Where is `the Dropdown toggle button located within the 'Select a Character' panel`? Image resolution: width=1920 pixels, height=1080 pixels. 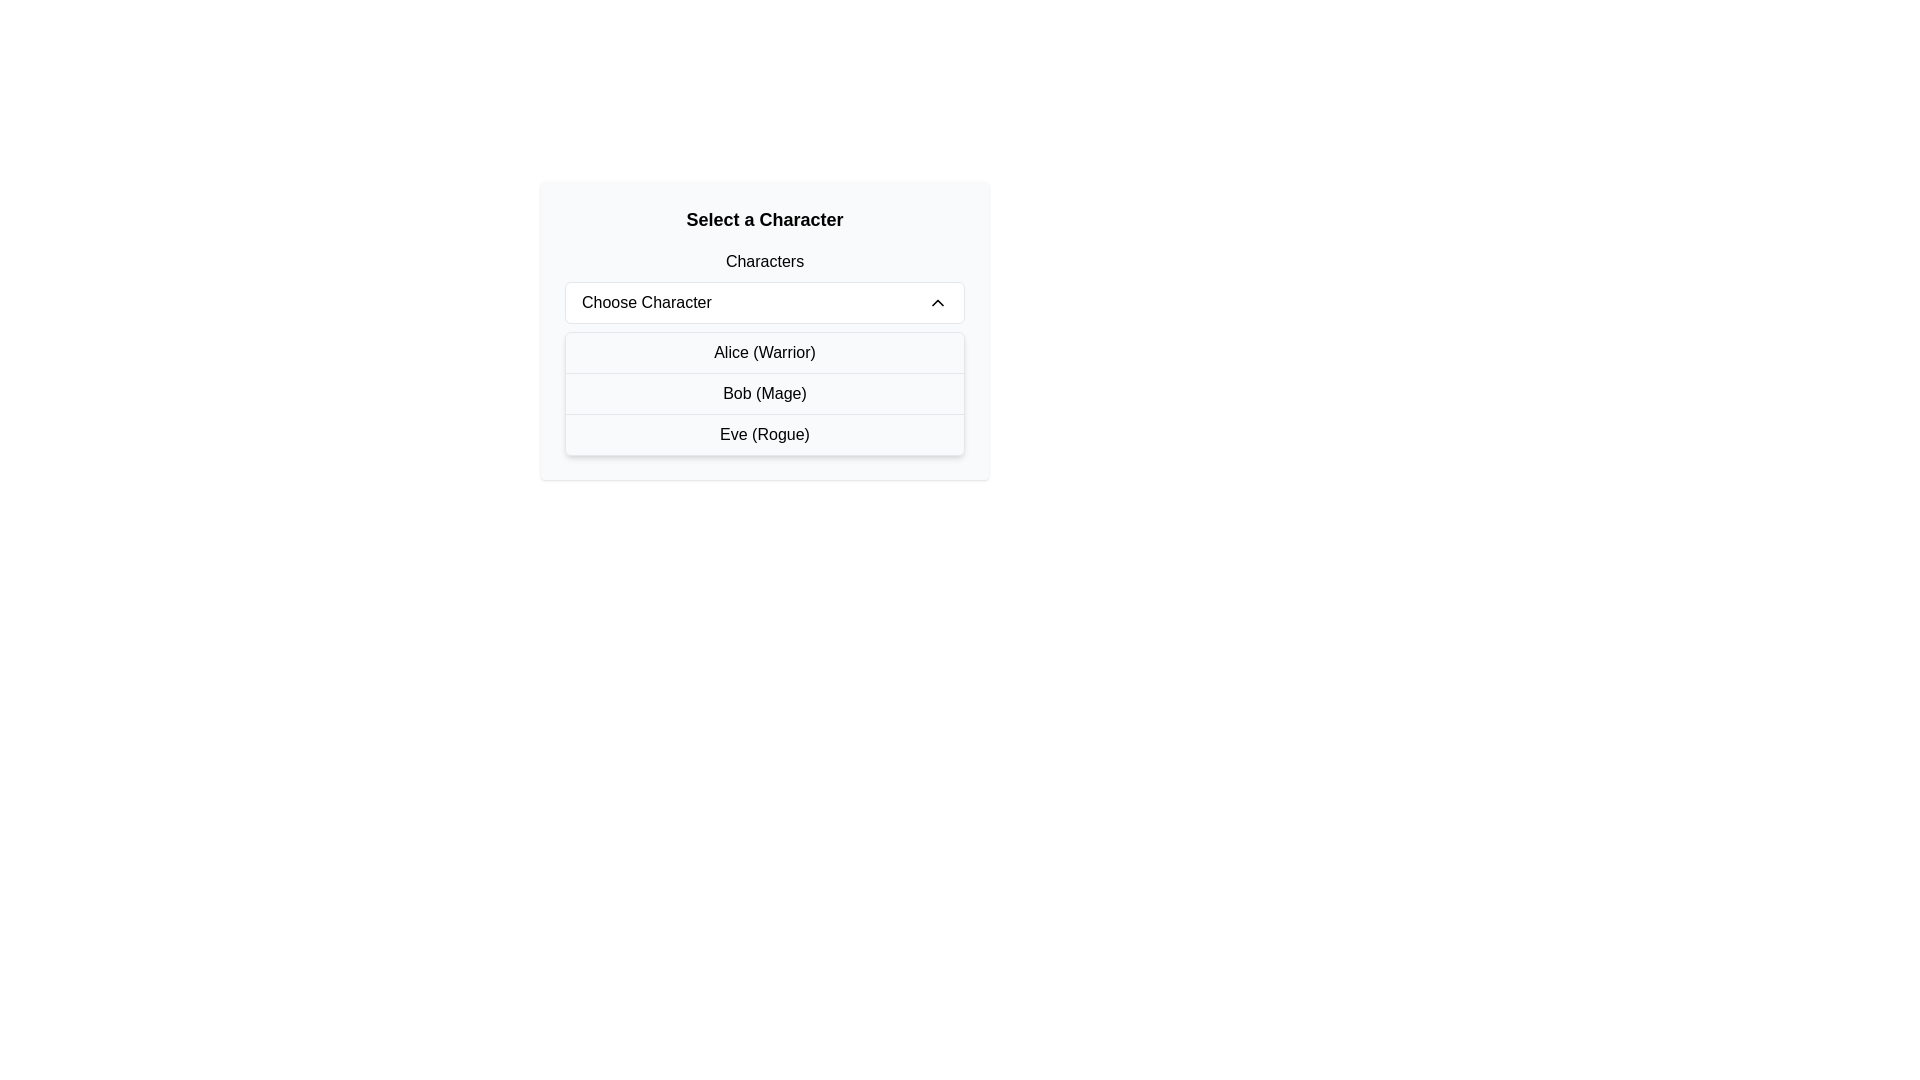
the Dropdown toggle button located within the 'Select a Character' panel is located at coordinates (763, 303).